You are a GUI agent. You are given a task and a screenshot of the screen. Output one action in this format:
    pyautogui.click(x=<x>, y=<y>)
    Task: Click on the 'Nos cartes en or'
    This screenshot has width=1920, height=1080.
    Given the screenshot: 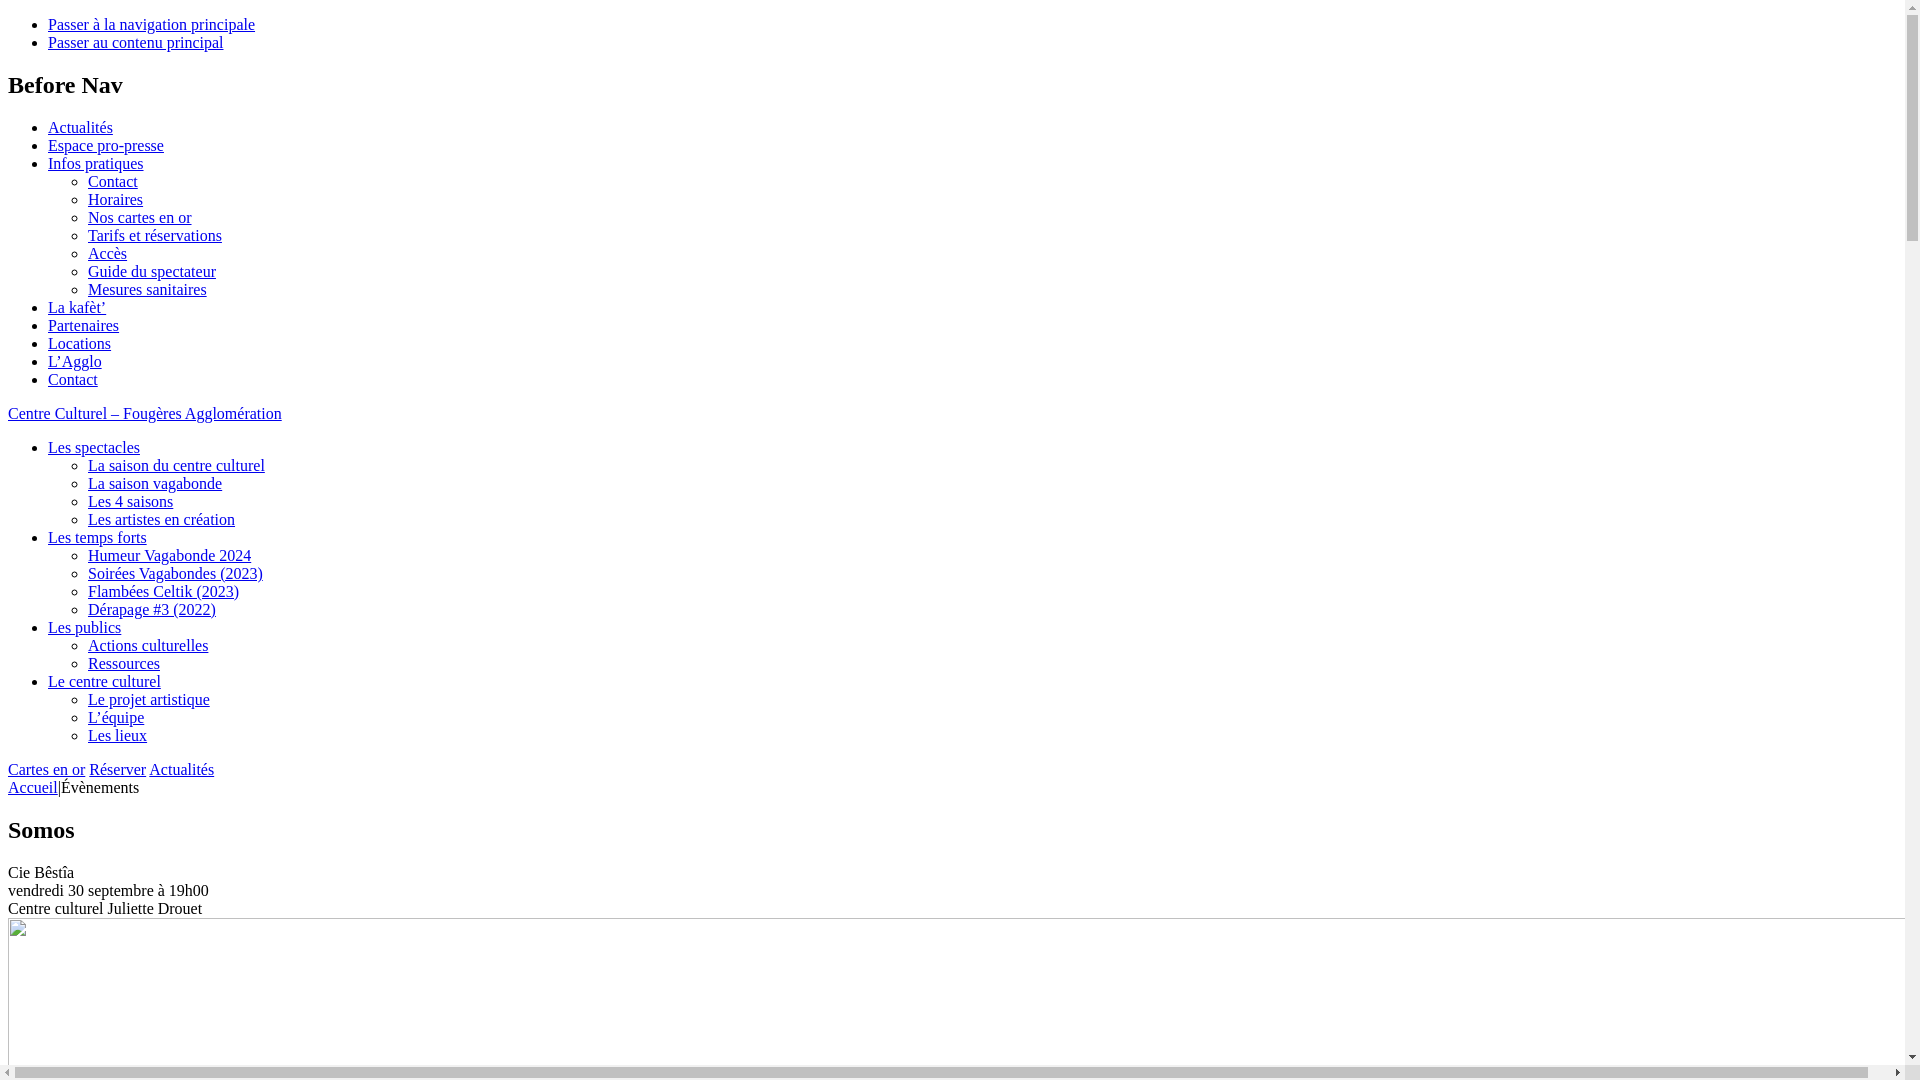 What is the action you would take?
    pyautogui.click(x=138, y=217)
    